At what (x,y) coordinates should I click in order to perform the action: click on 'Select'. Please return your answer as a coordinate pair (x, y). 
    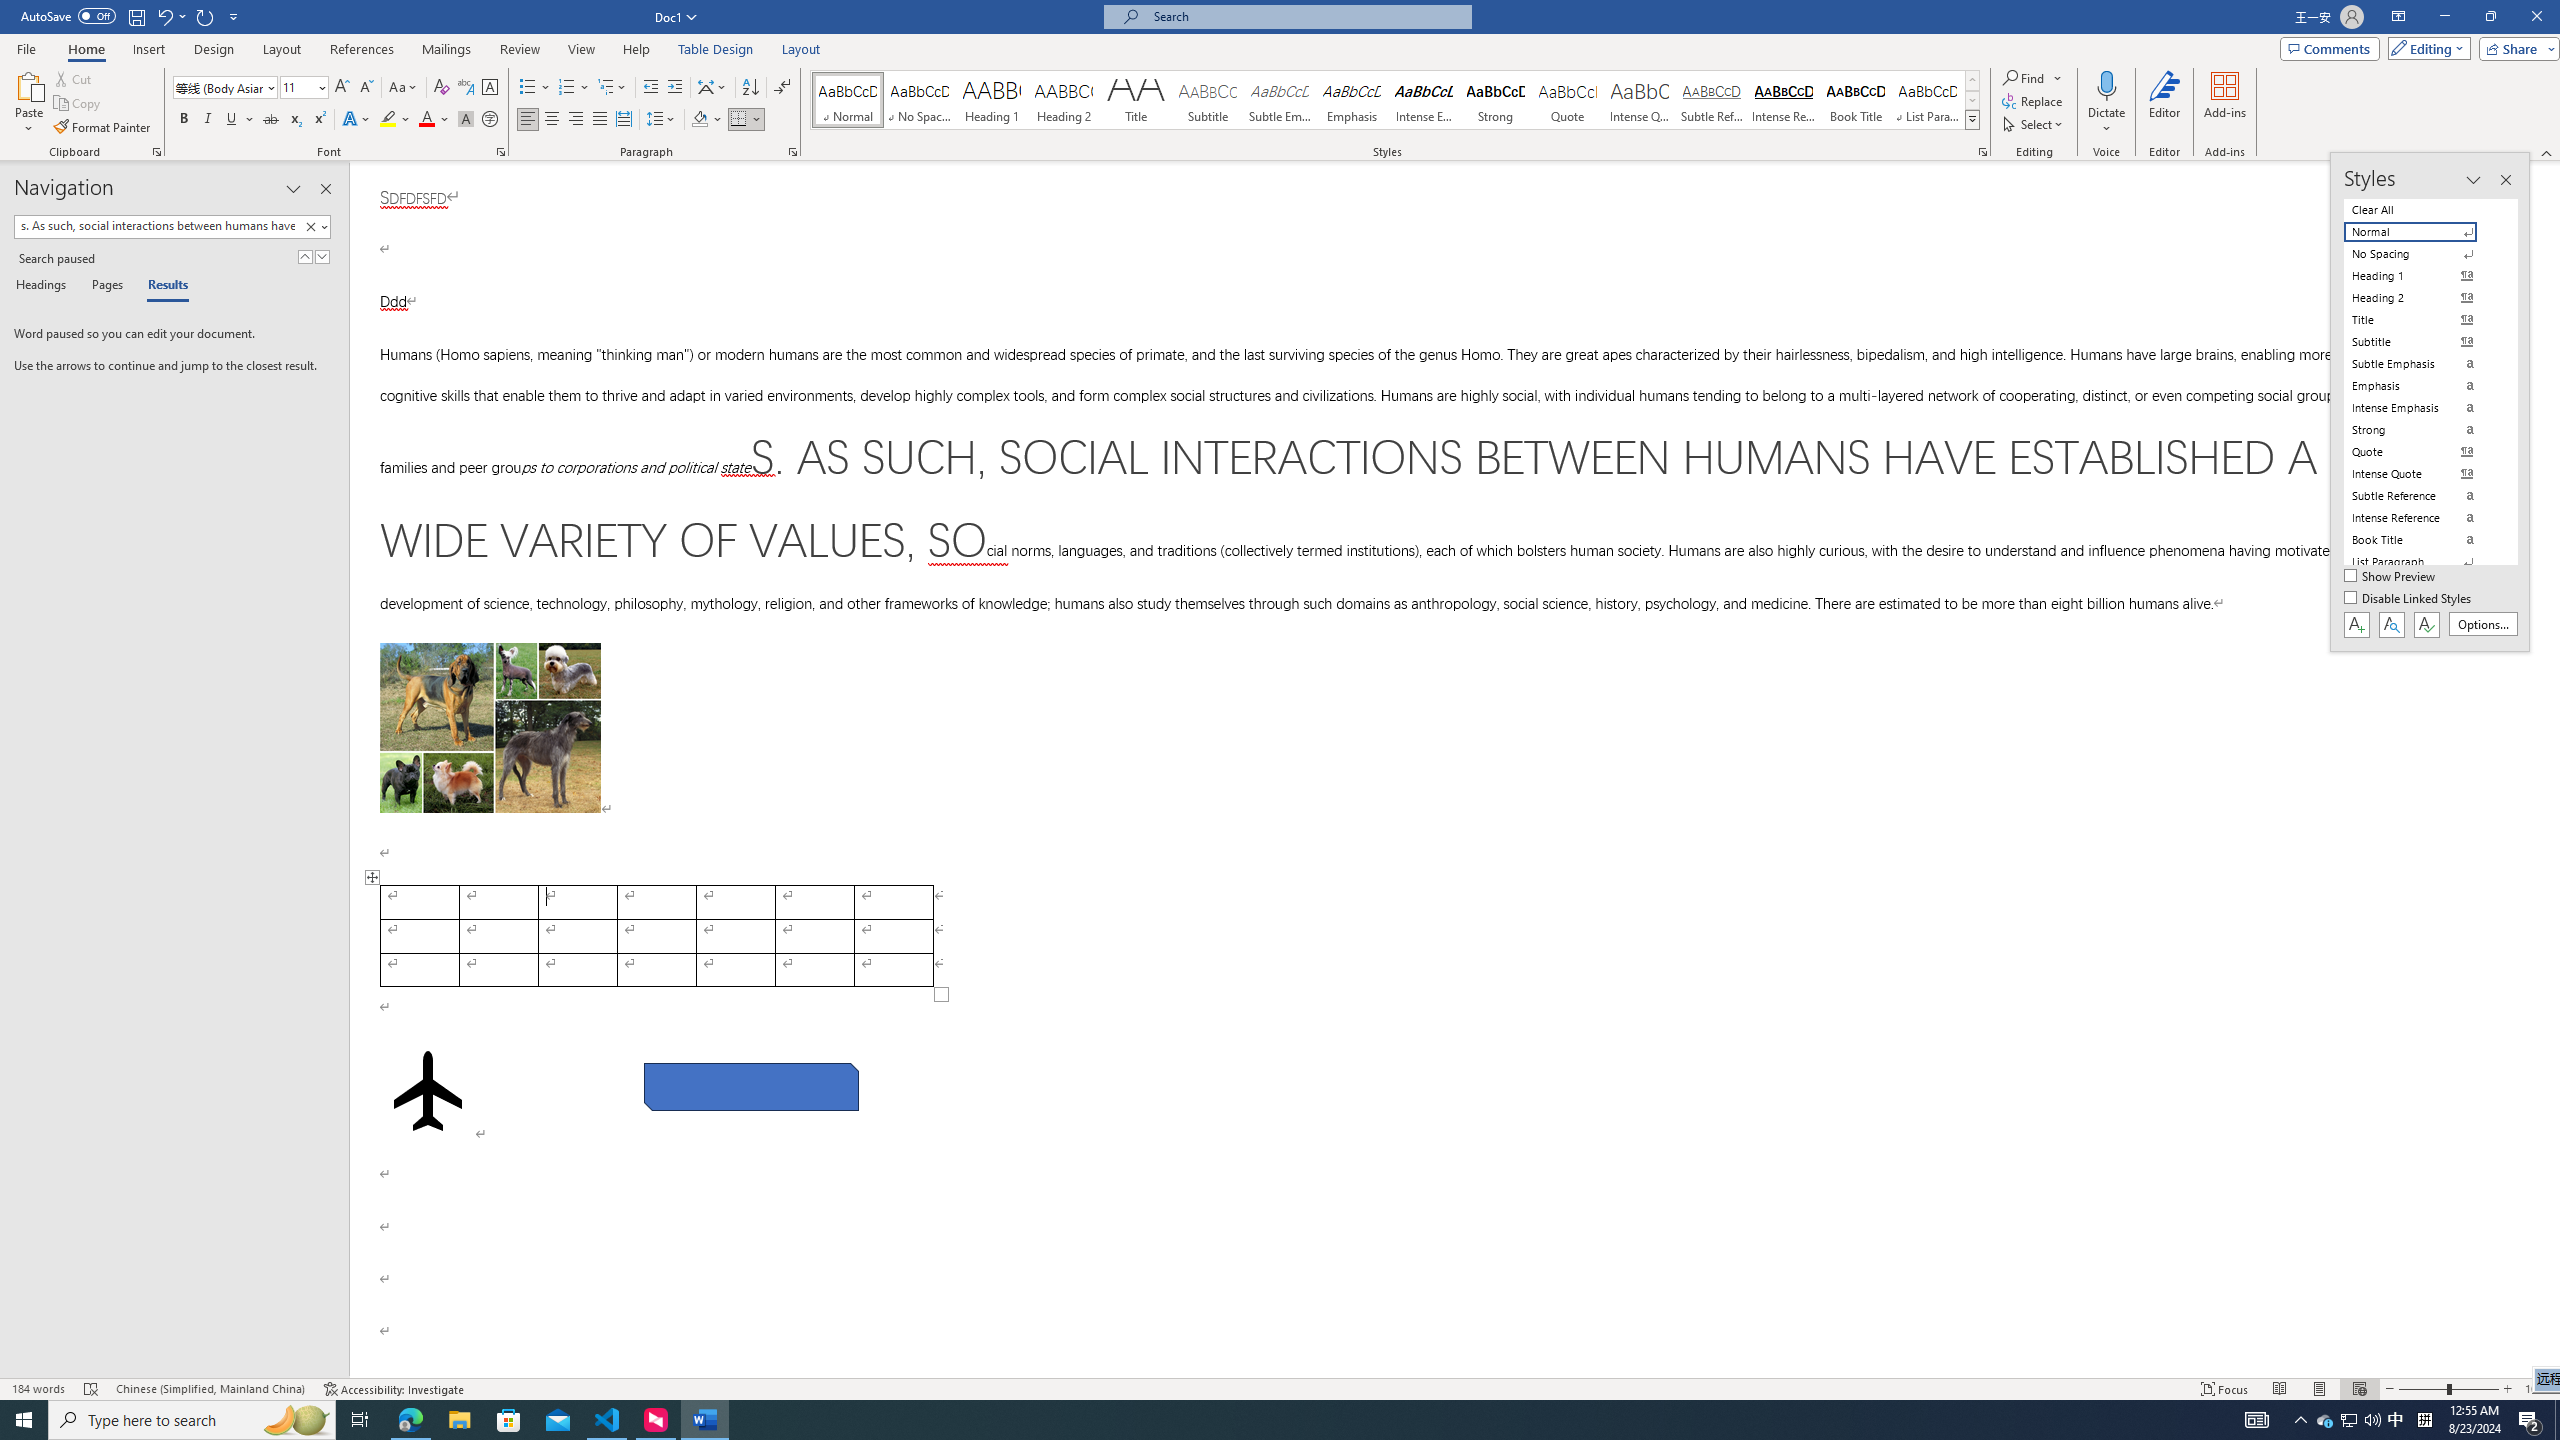
    Looking at the image, I should click on (2034, 122).